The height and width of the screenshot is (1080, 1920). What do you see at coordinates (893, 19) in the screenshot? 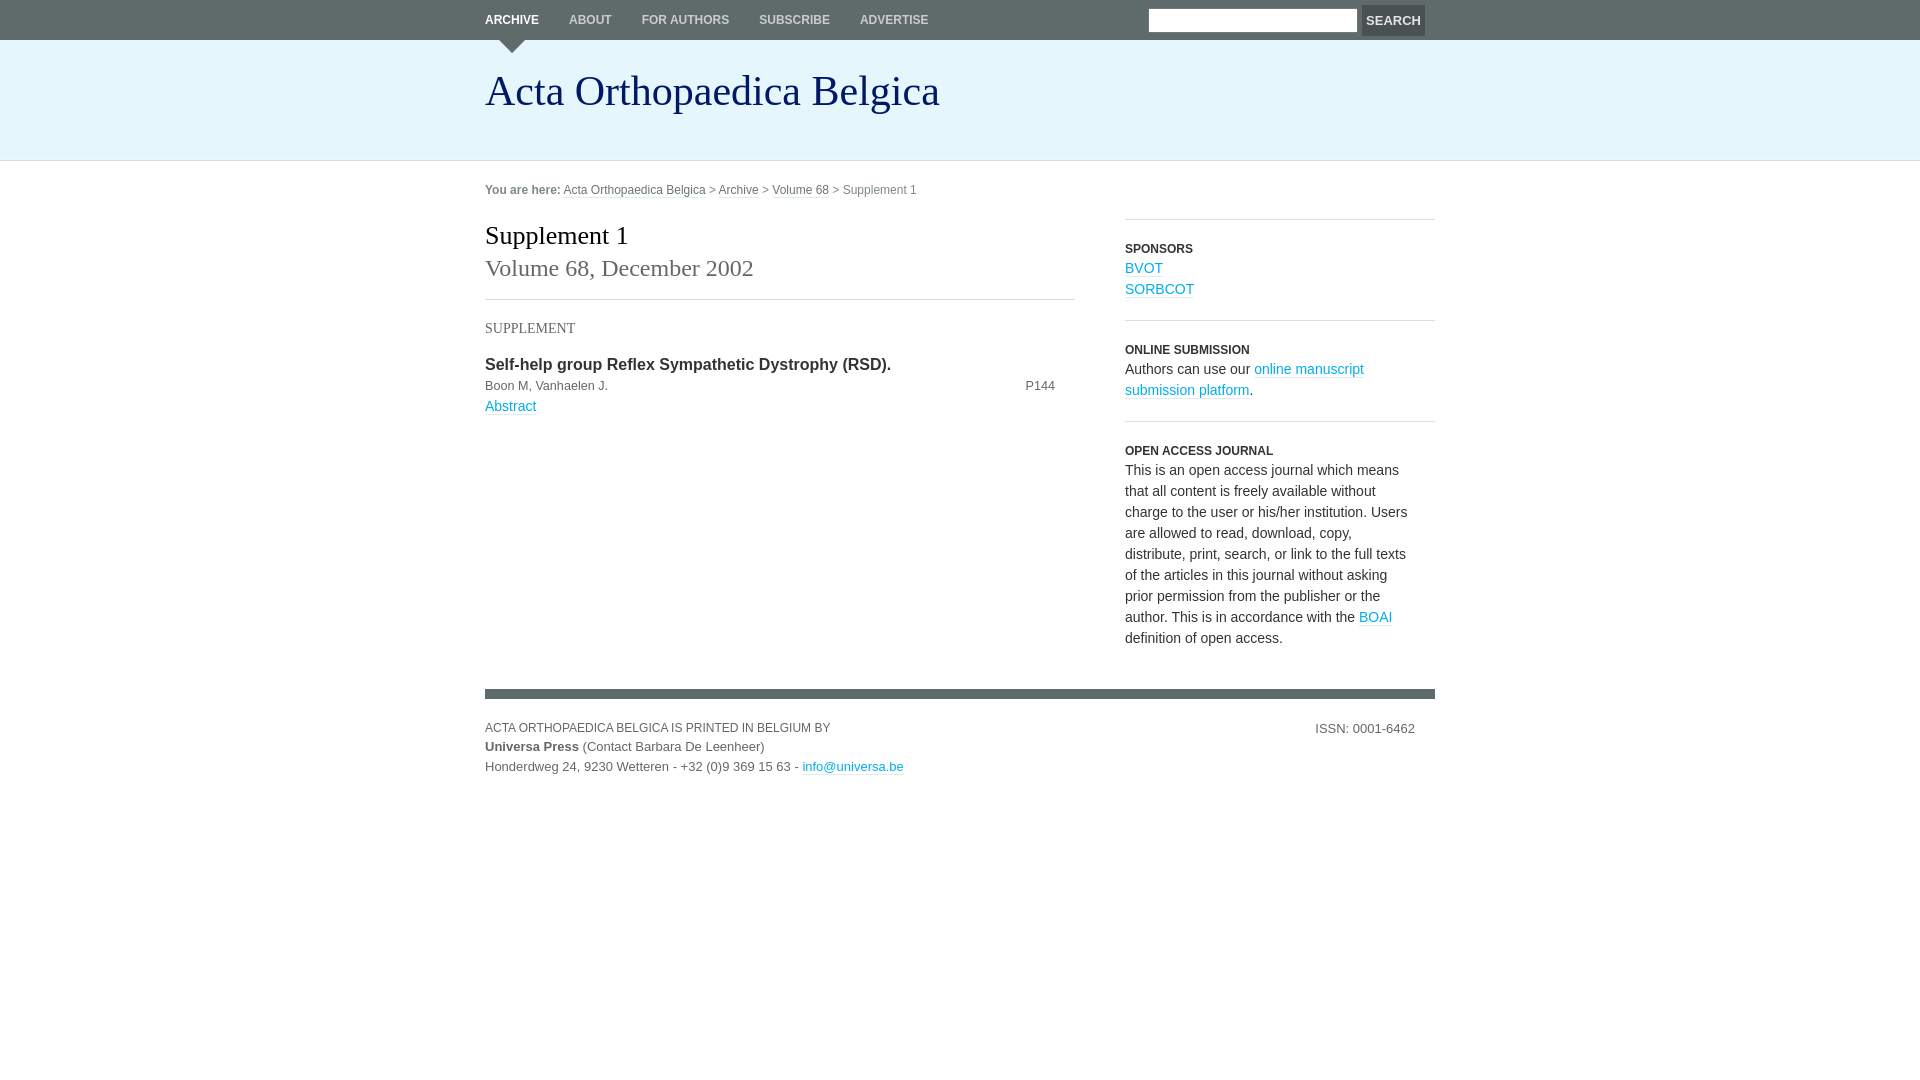
I see `'ADVERTISE'` at bounding box center [893, 19].